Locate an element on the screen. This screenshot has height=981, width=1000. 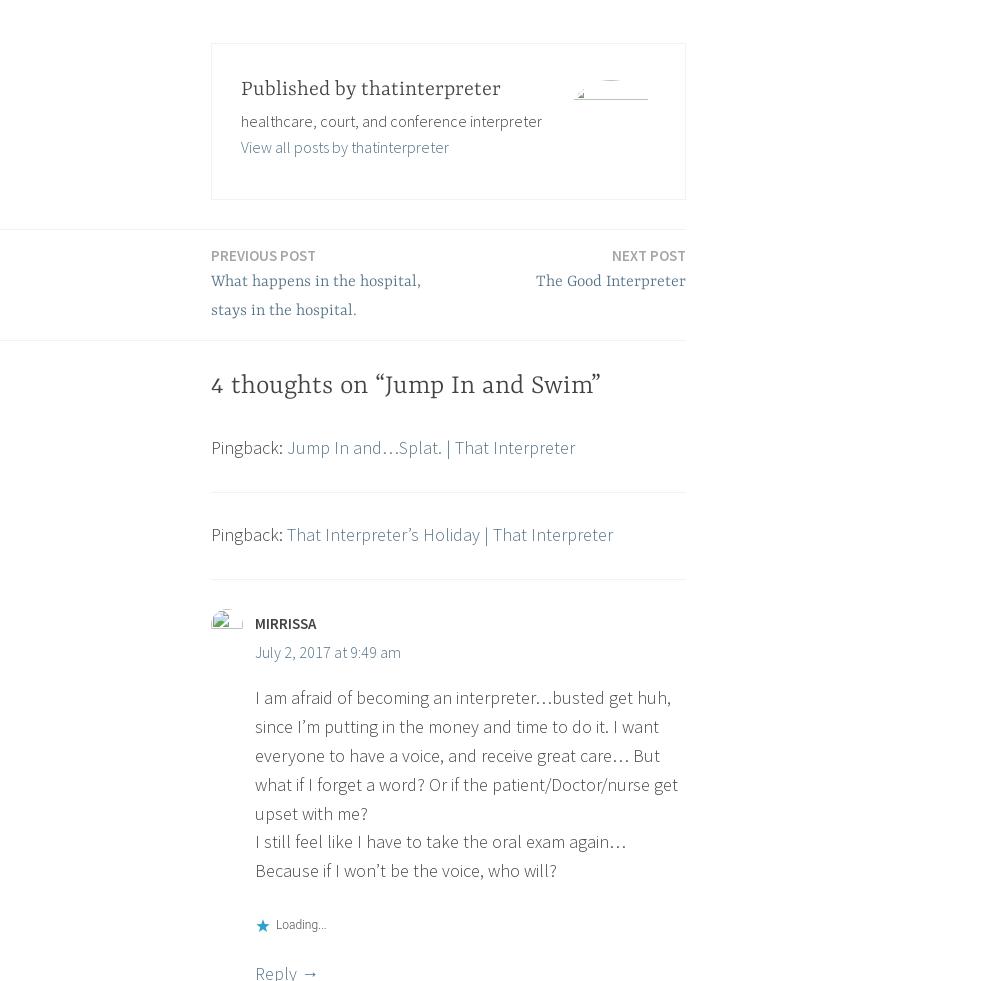
'What happens in the hospital, stays in the hospital.' is located at coordinates (315, 295).